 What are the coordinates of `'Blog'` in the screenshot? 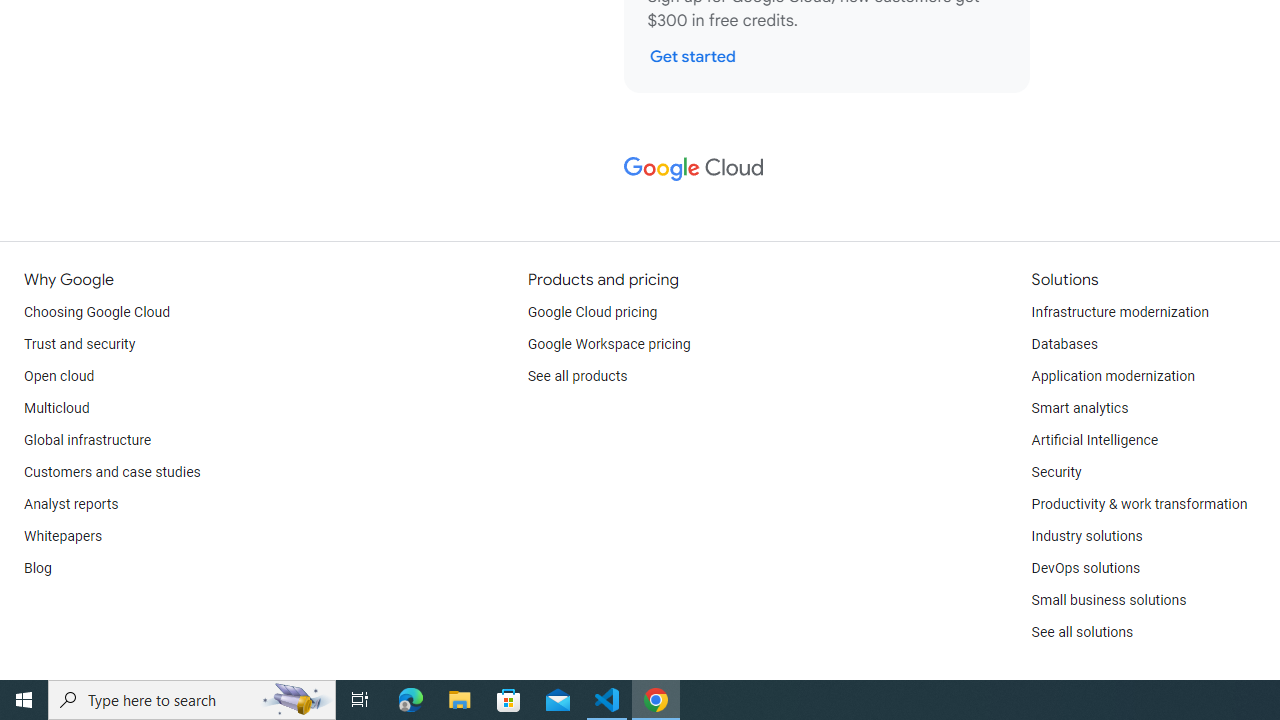 It's located at (38, 568).